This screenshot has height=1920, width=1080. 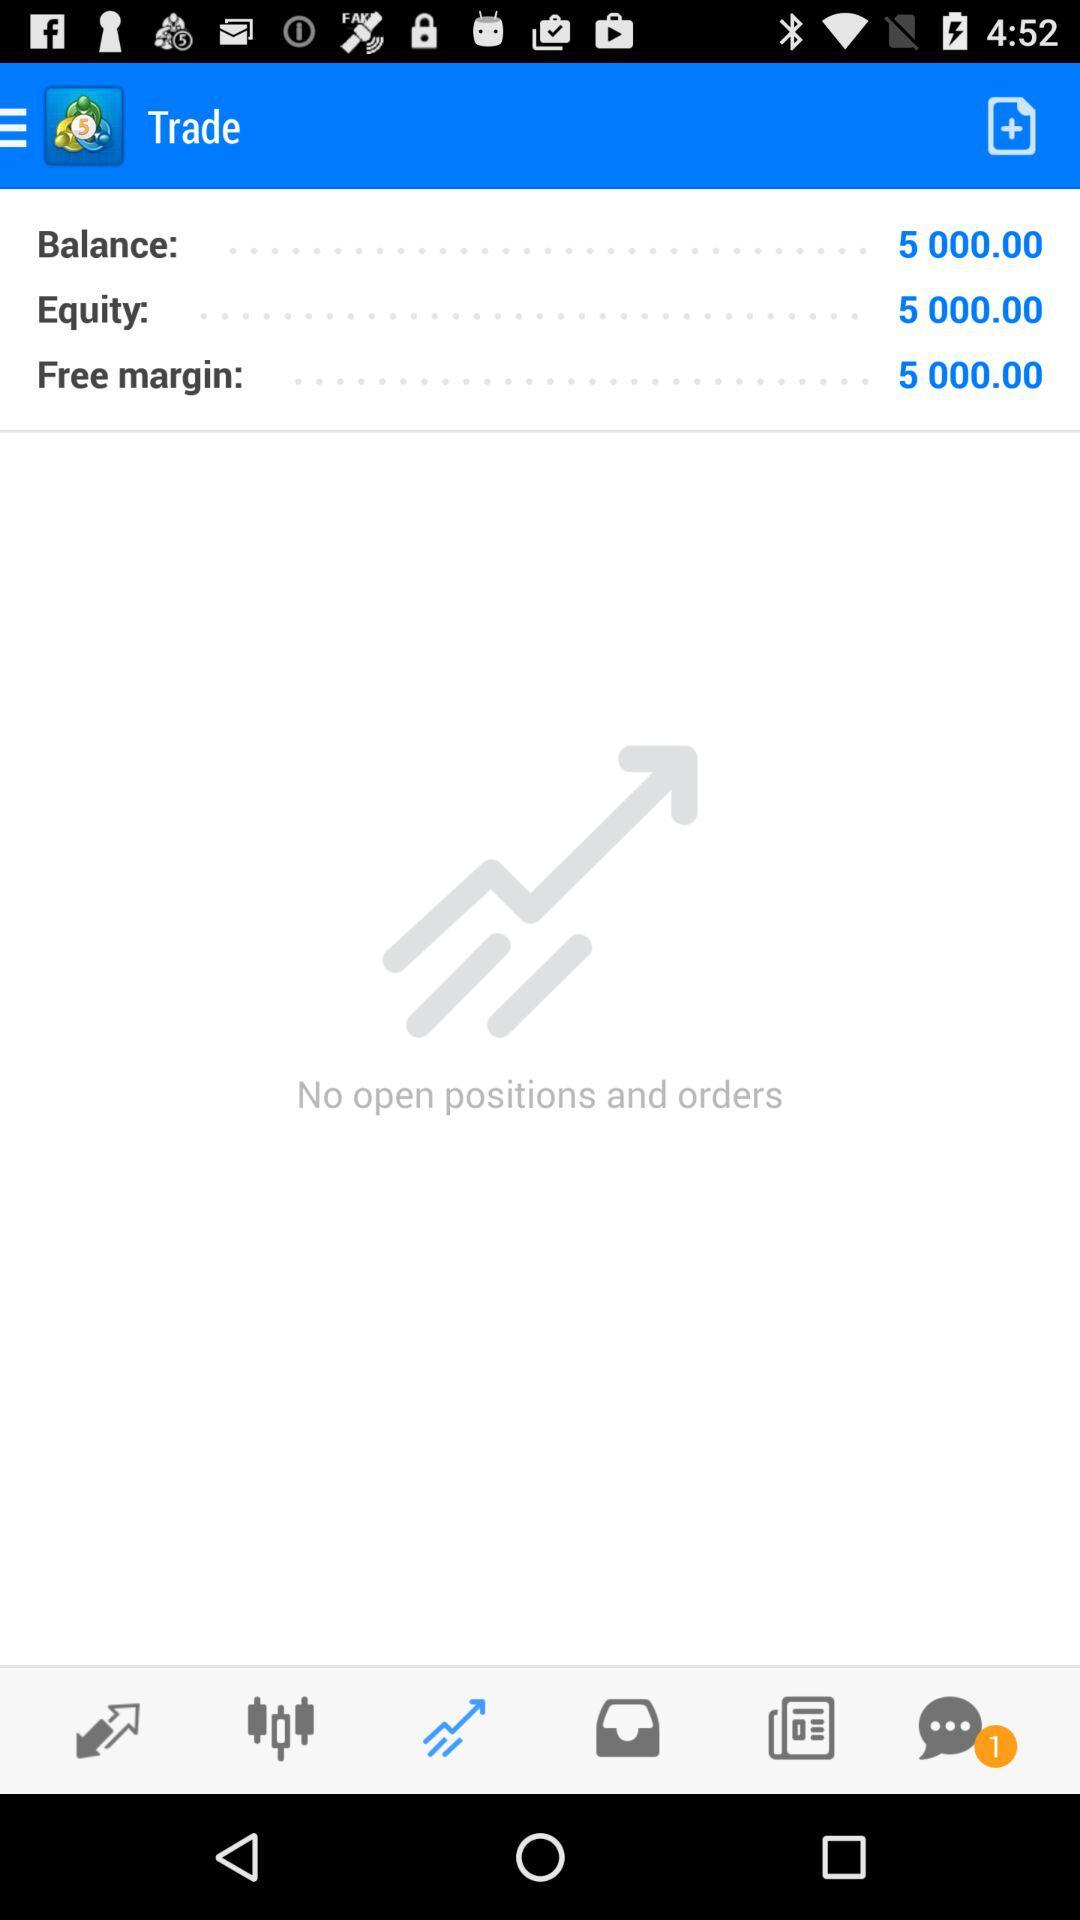 What do you see at coordinates (92, 307) in the screenshot?
I see `the item below the balance: item` at bounding box center [92, 307].